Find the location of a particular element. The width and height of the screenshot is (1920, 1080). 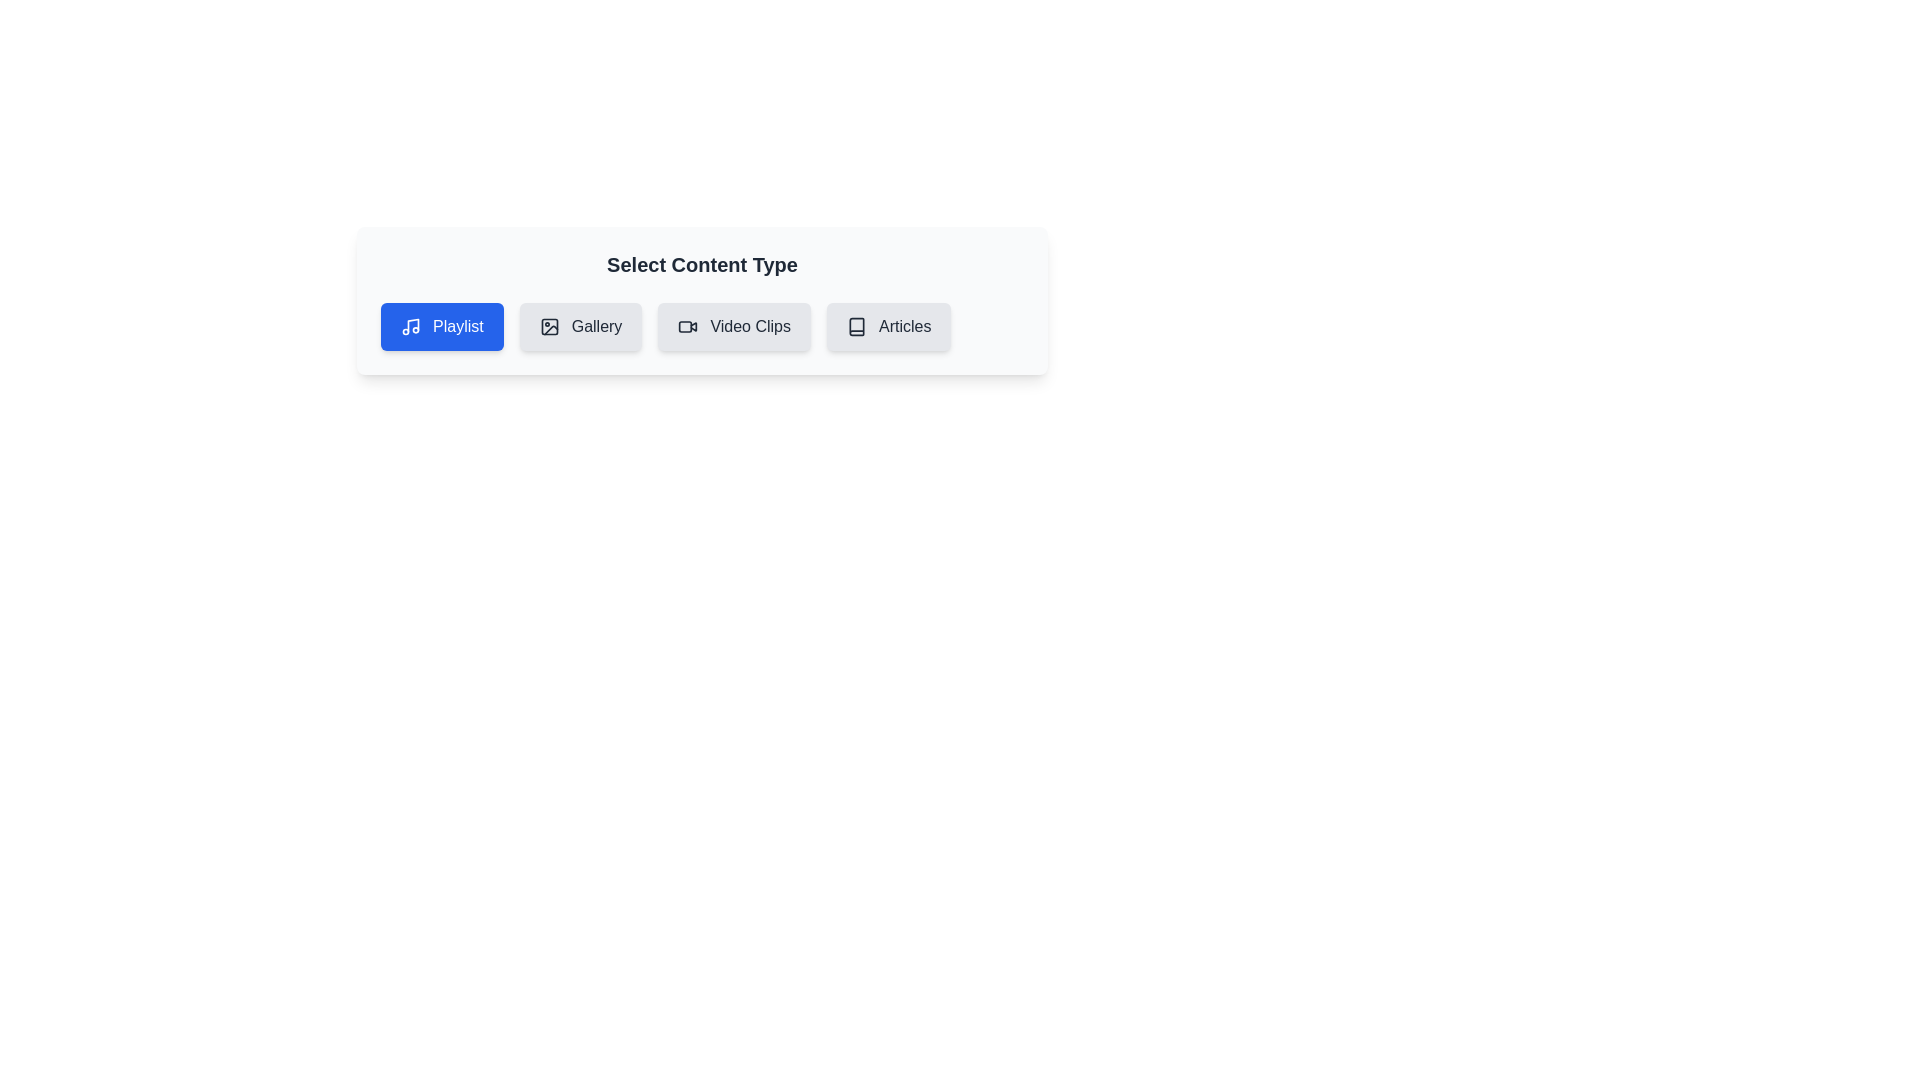

the chip labeled 'Articles' to observe its hover effect is located at coordinates (887, 326).